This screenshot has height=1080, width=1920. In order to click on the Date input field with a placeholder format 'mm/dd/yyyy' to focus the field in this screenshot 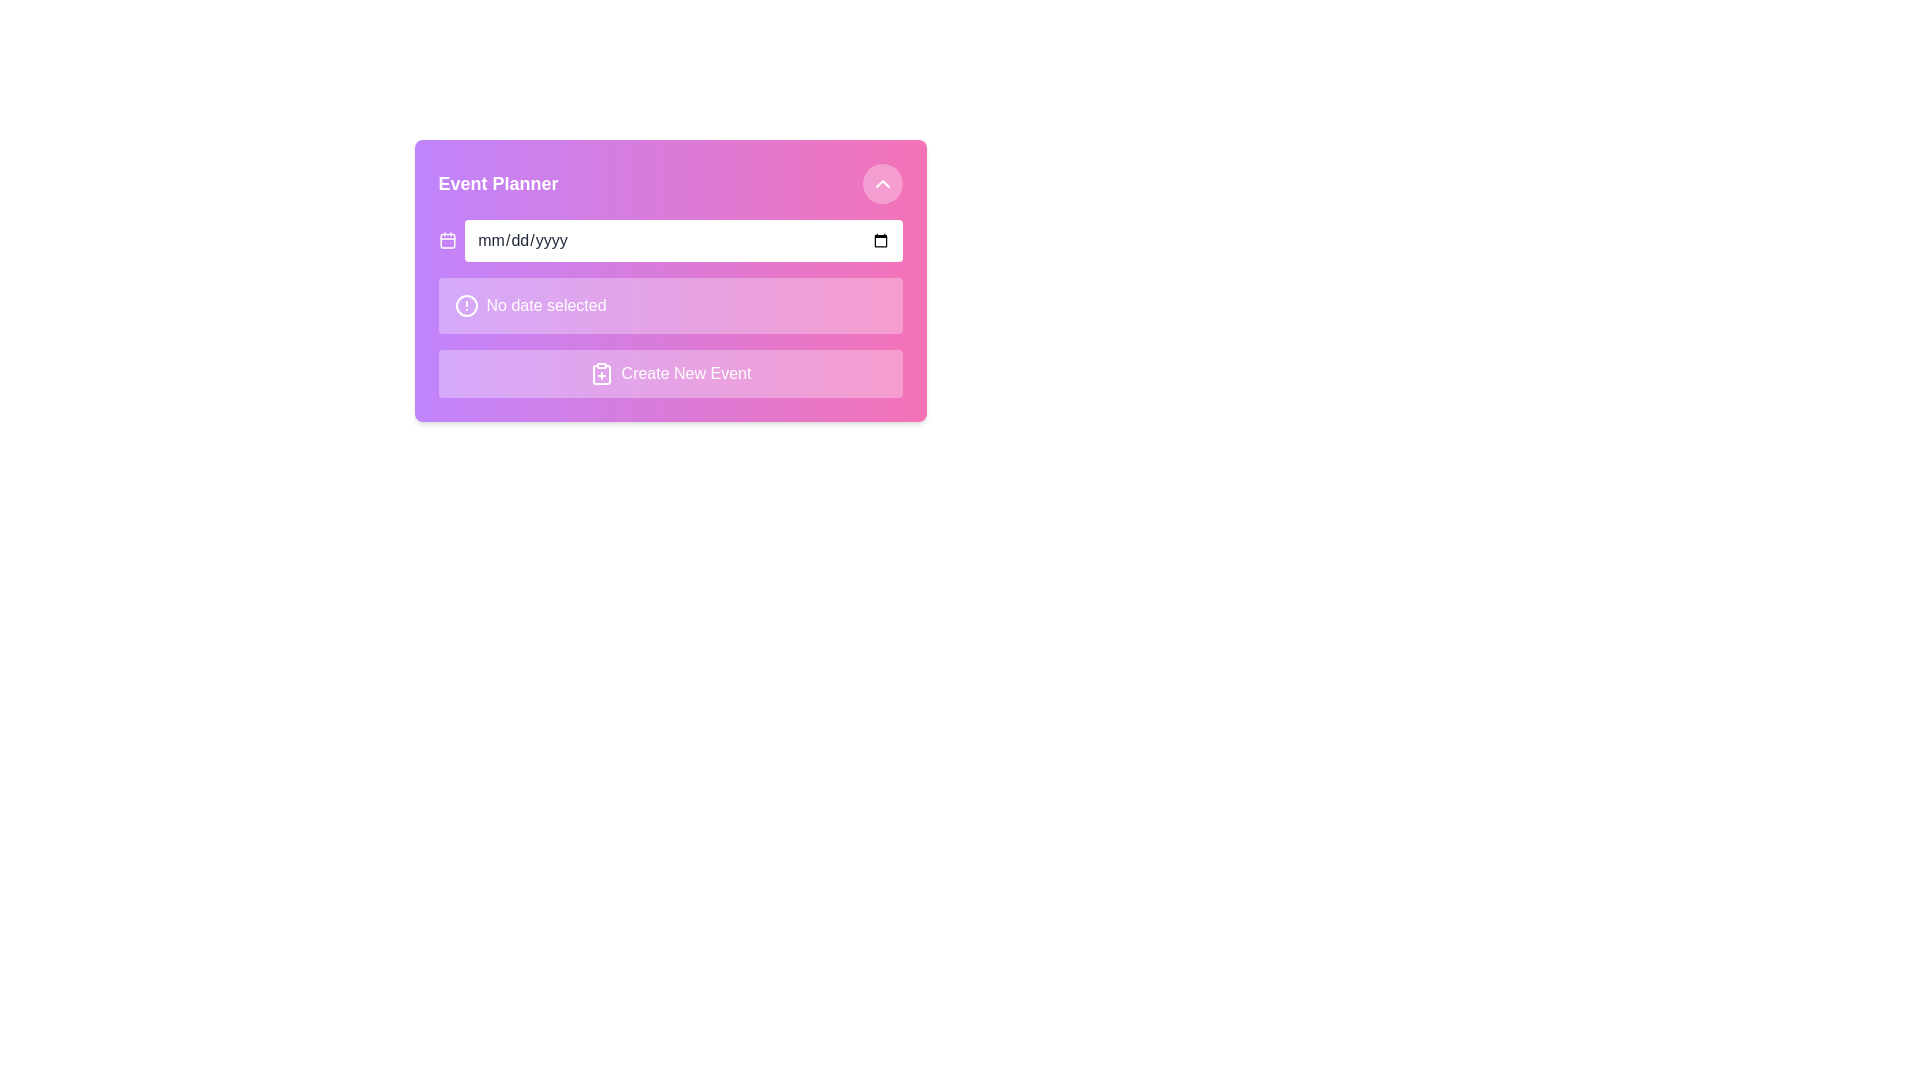, I will do `click(683, 239)`.